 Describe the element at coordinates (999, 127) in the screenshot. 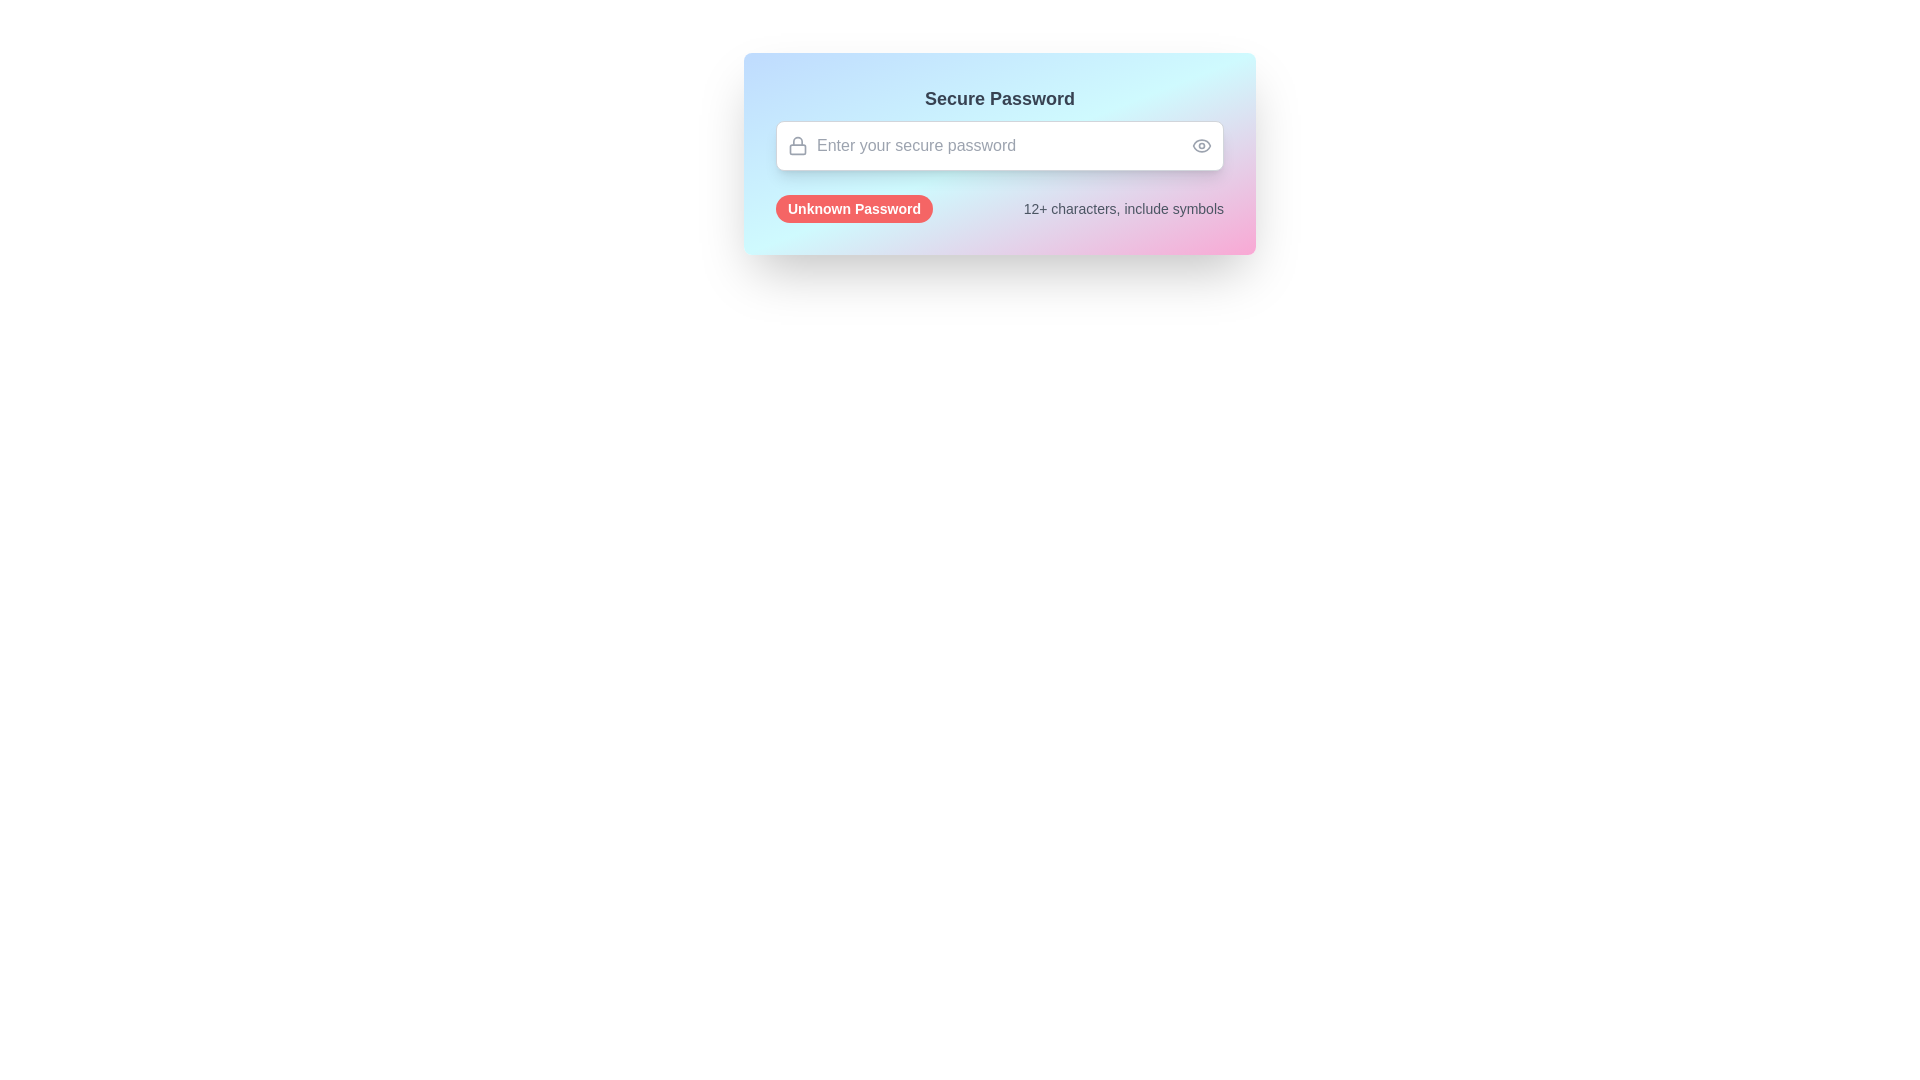

I see `the lock icon and visibility toggle button of the 'Secure Password' form field` at that location.